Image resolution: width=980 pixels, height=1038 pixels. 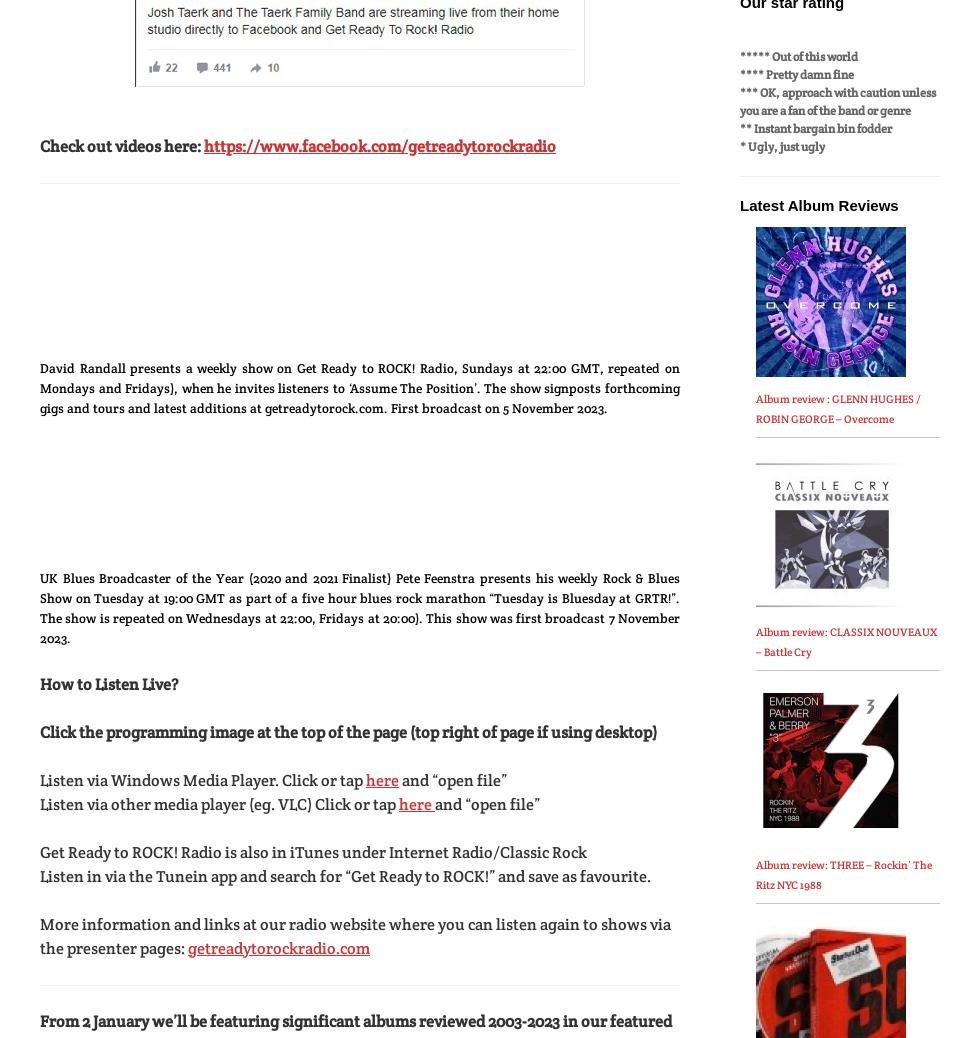 What do you see at coordinates (279, 947) in the screenshot?
I see `'getreadytorockradio.com'` at bounding box center [279, 947].